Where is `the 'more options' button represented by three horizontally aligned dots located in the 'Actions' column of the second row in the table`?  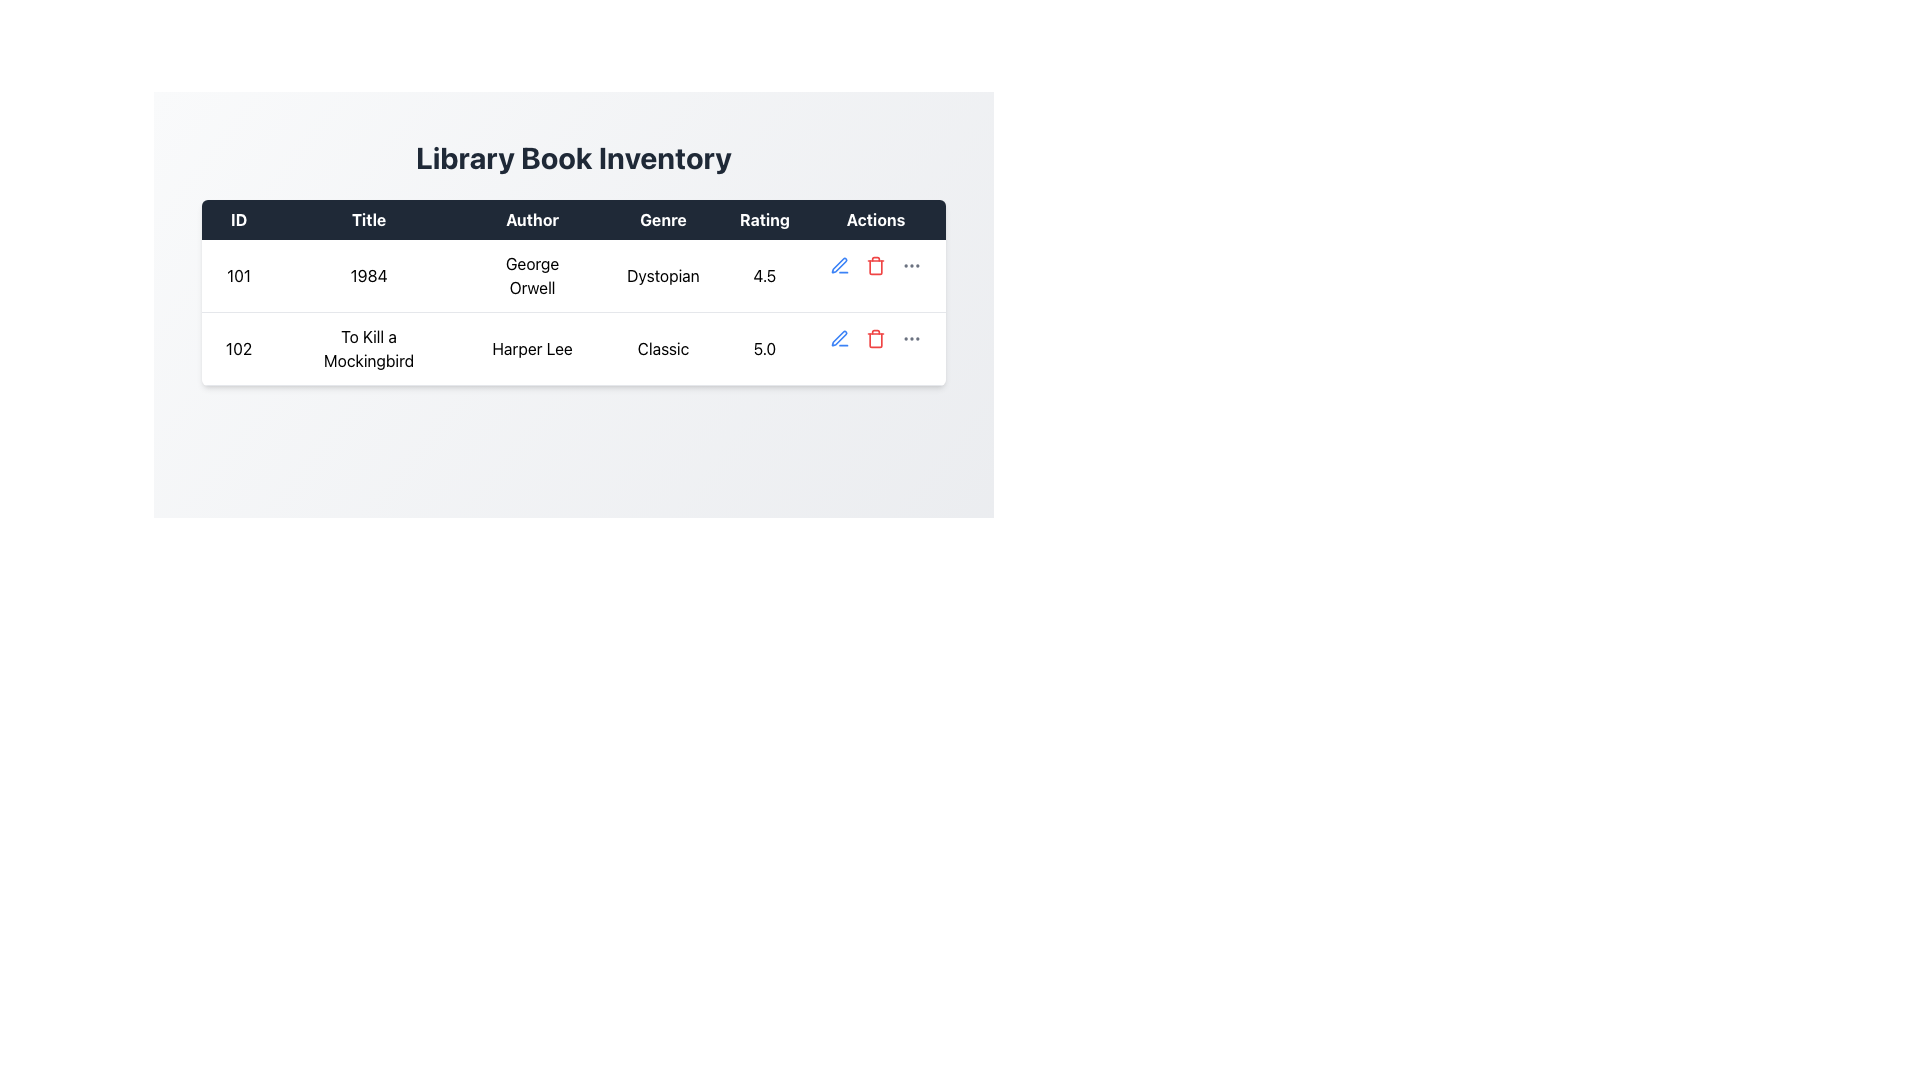
the 'more options' button represented by three horizontally aligned dots located in the 'Actions' column of the second row in the table is located at coordinates (911, 335).